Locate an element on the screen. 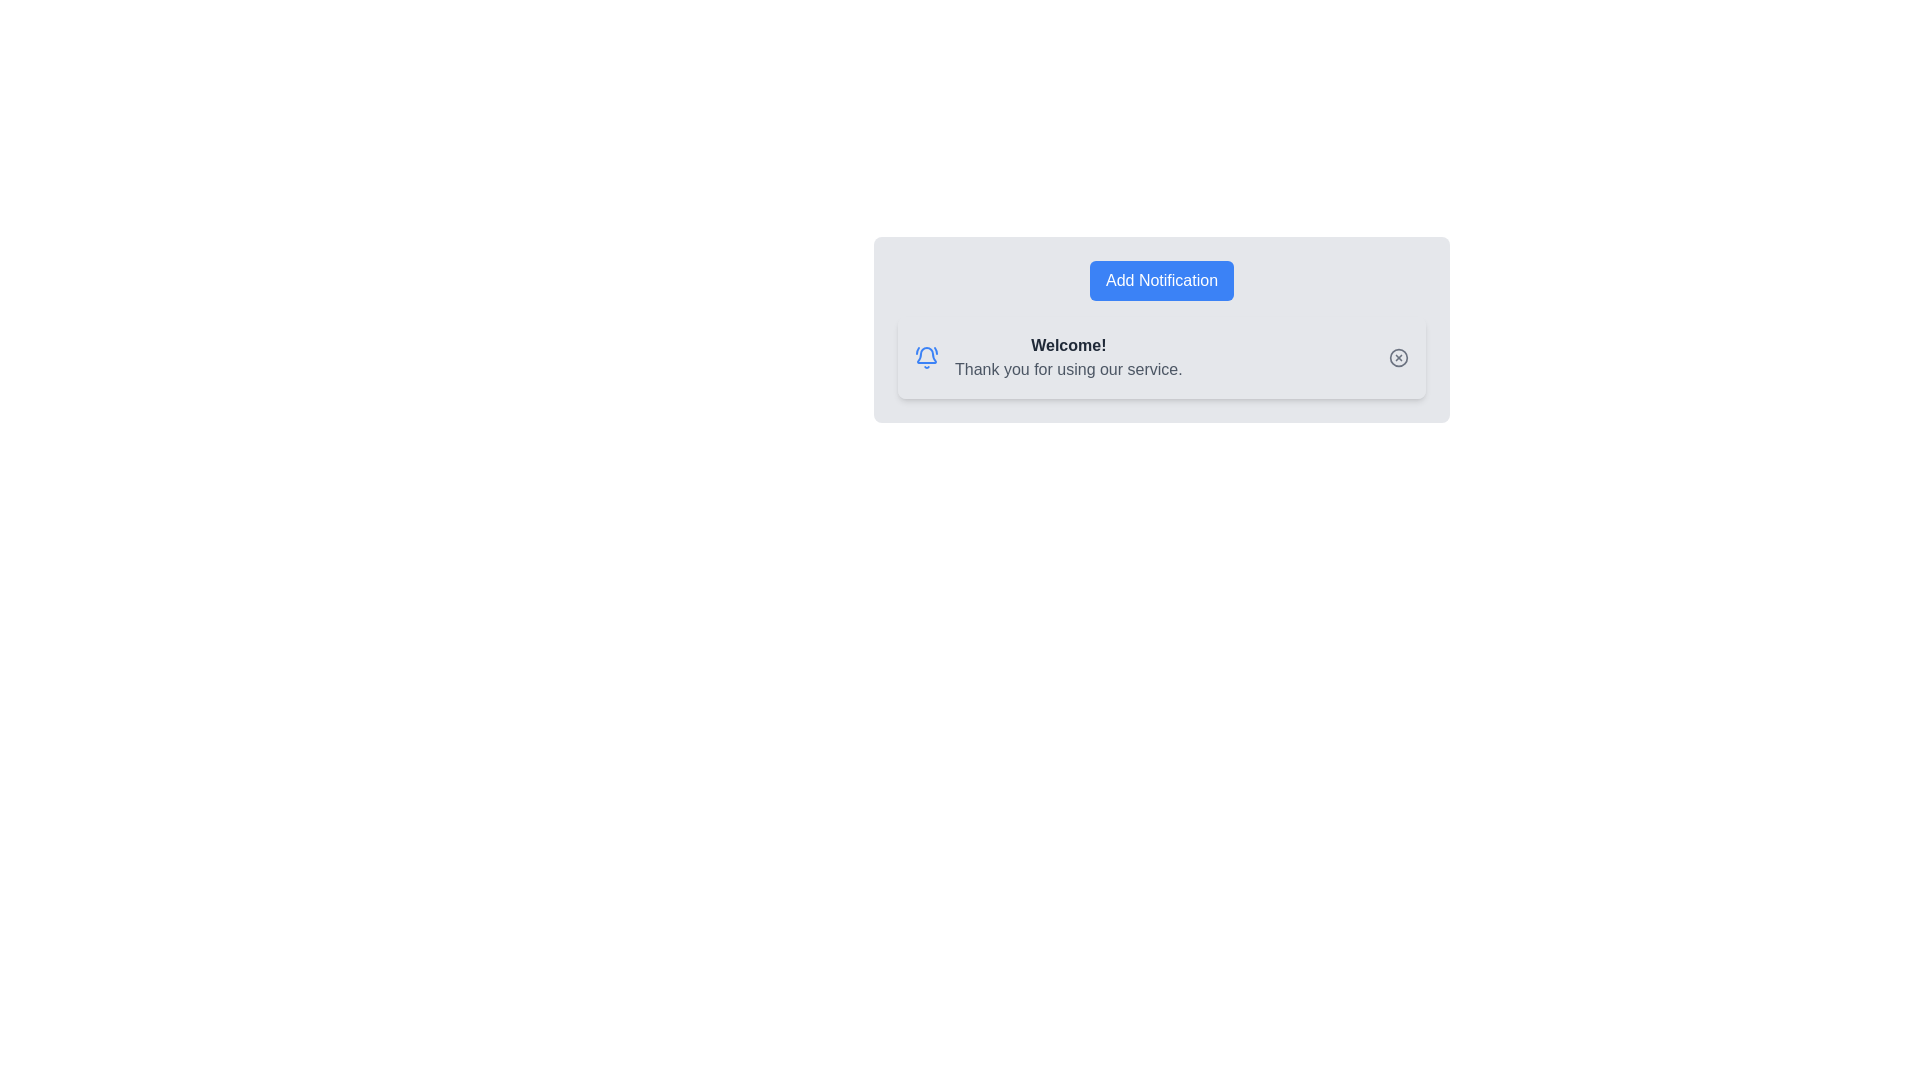 The width and height of the screenshot is (1920, 1080). the notification or alert icon located at the far left of the text block 'Welcome! Thank you for using our service.' is located at coordinates (925, 357).